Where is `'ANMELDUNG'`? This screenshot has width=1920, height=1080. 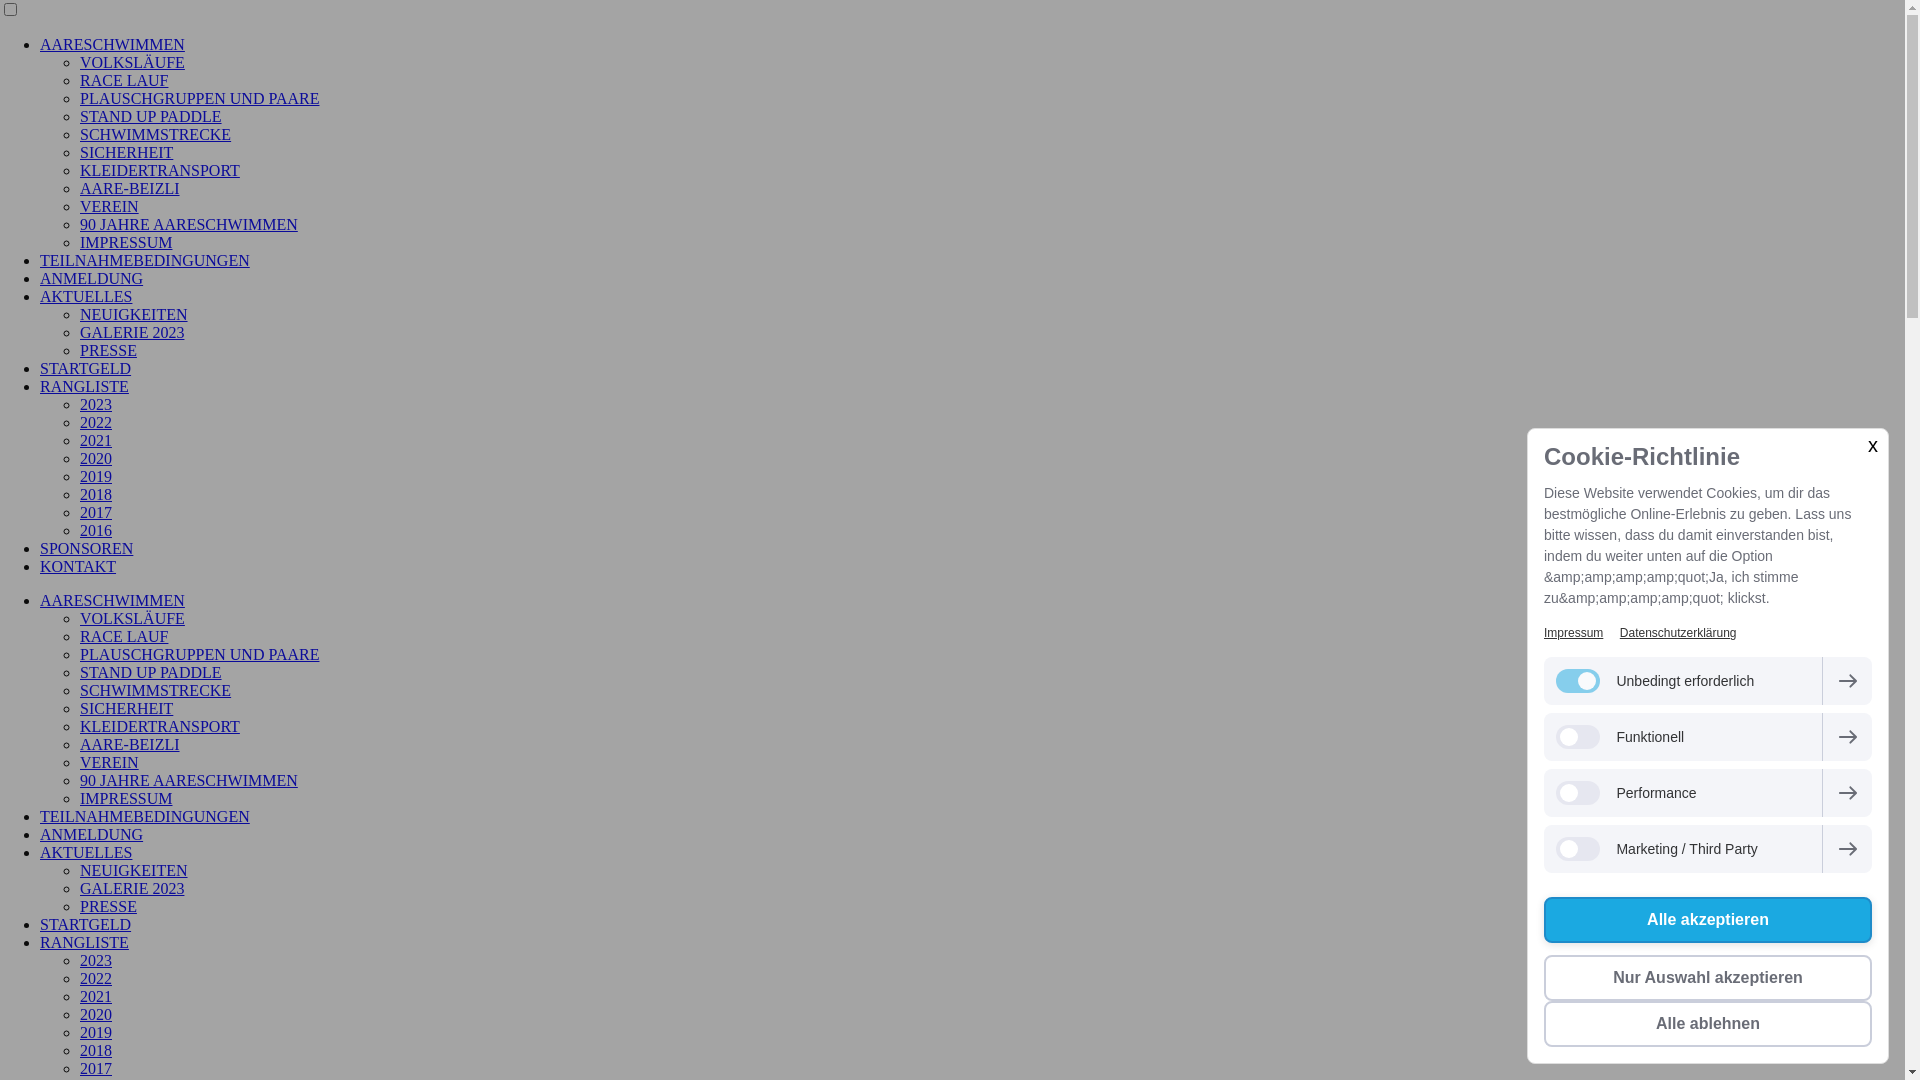 'ANMELDUNG' is located at coordinates (90, 834).